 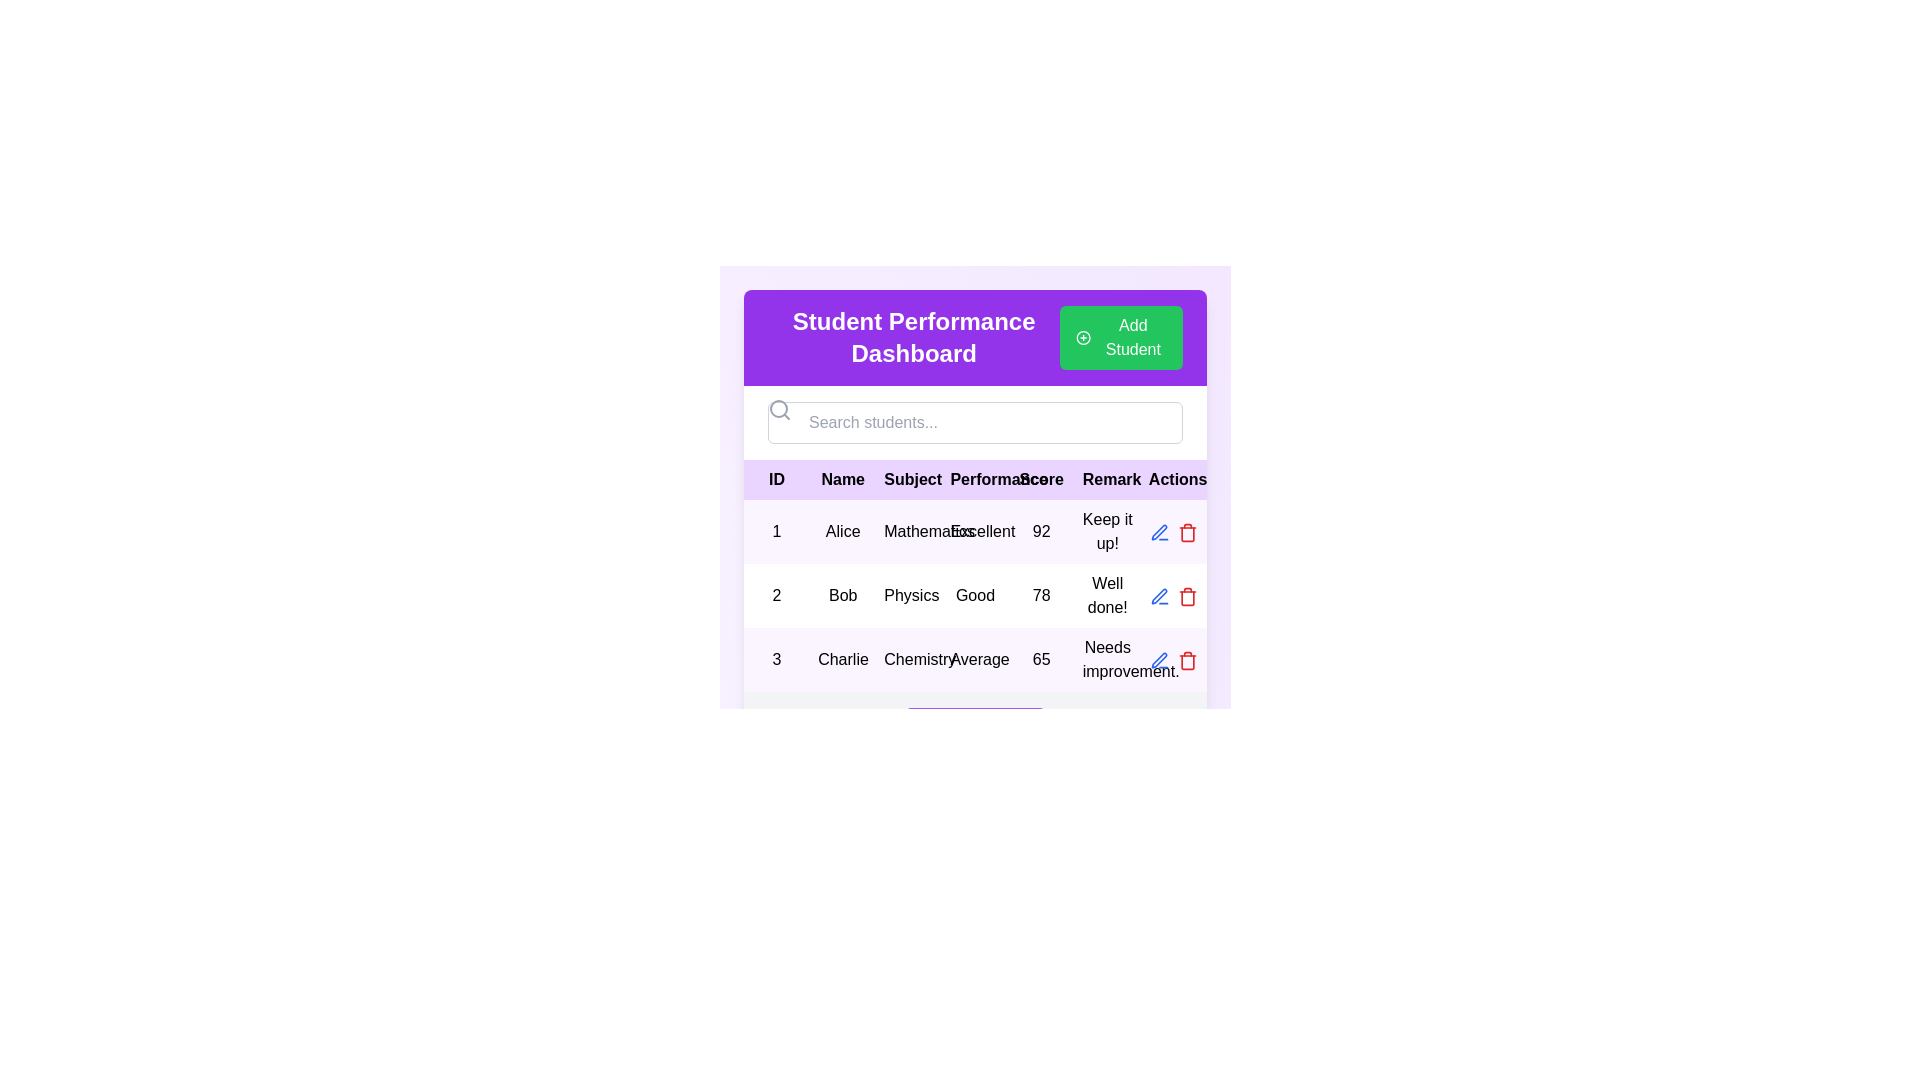 What do you see at coordinates (1106, 531) in the screenshot?
I see `the text label 'Keep it up!' located in the 'Remark' column of the first row in the performance data table` at bounding box center [1106, 531].